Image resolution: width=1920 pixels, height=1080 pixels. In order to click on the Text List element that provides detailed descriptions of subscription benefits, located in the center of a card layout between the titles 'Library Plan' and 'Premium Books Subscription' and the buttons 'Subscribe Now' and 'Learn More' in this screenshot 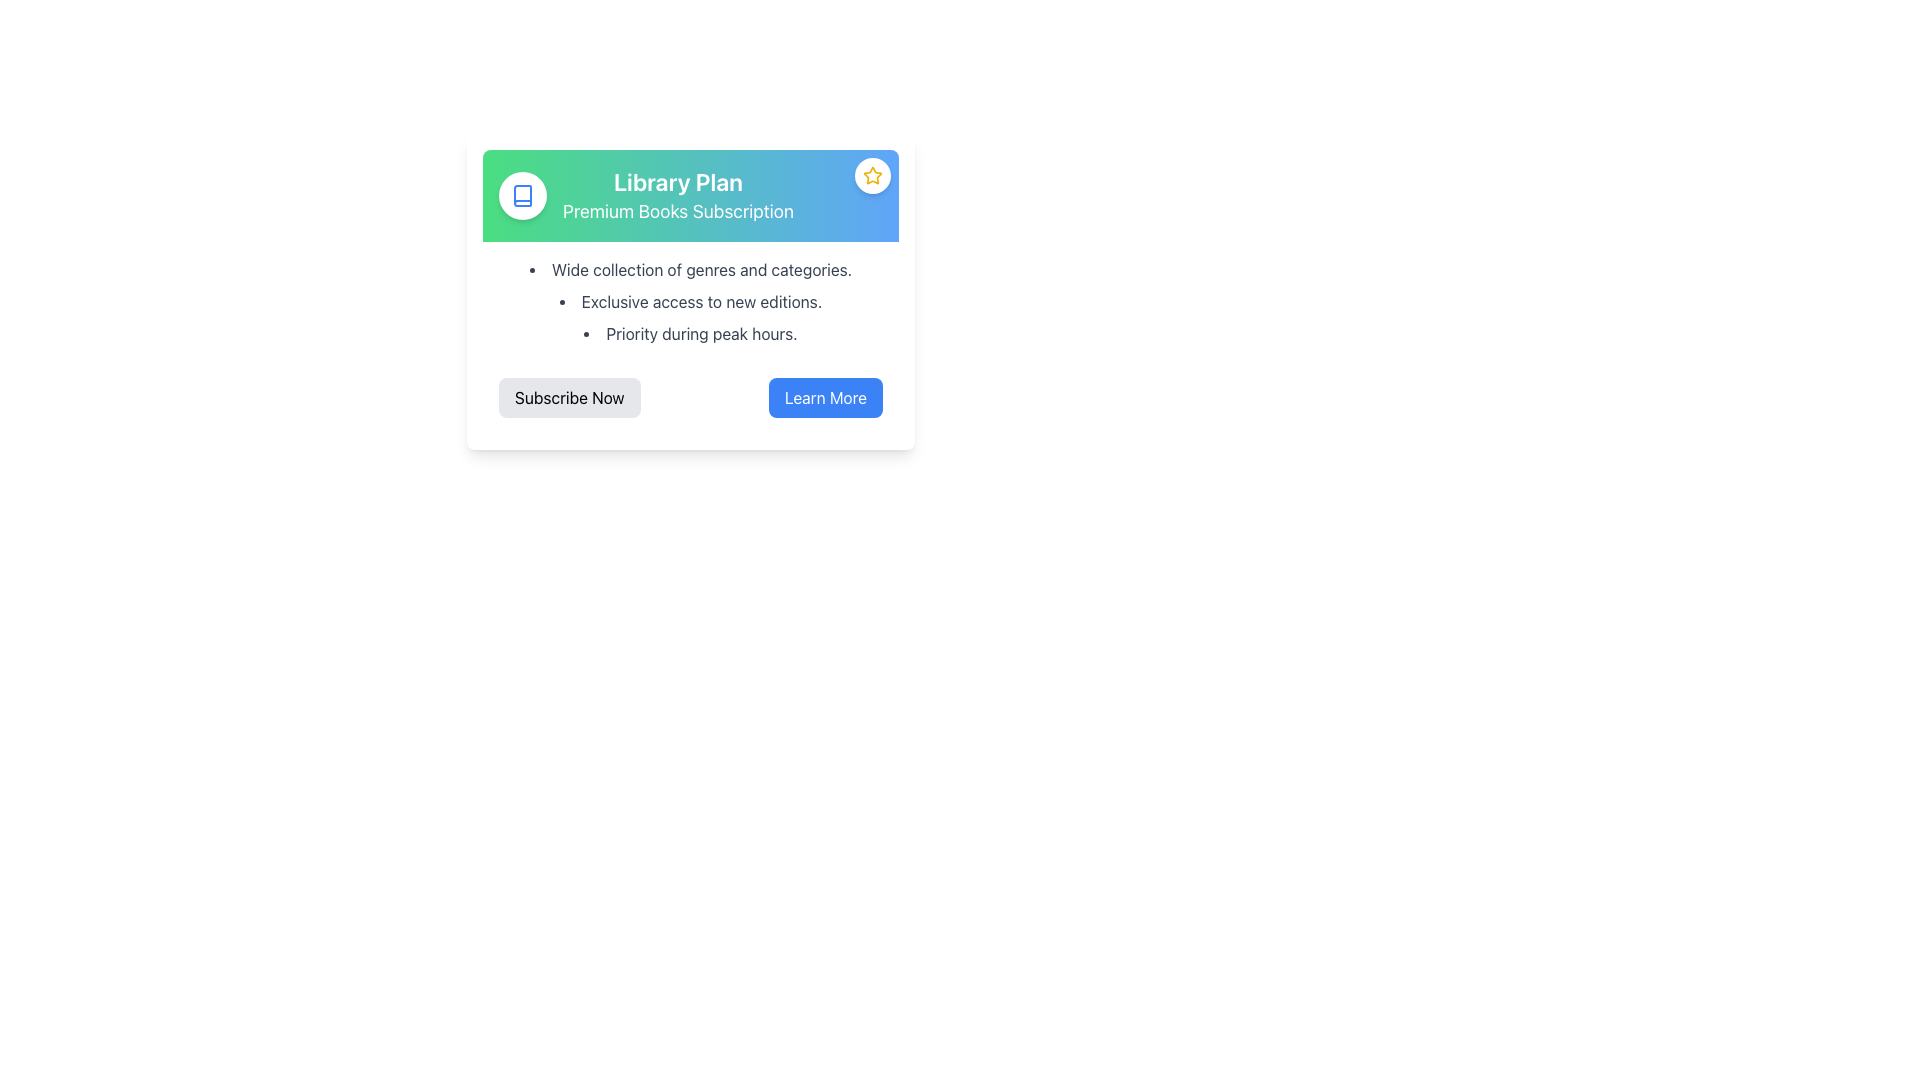, I will do `click(691, 301)`.